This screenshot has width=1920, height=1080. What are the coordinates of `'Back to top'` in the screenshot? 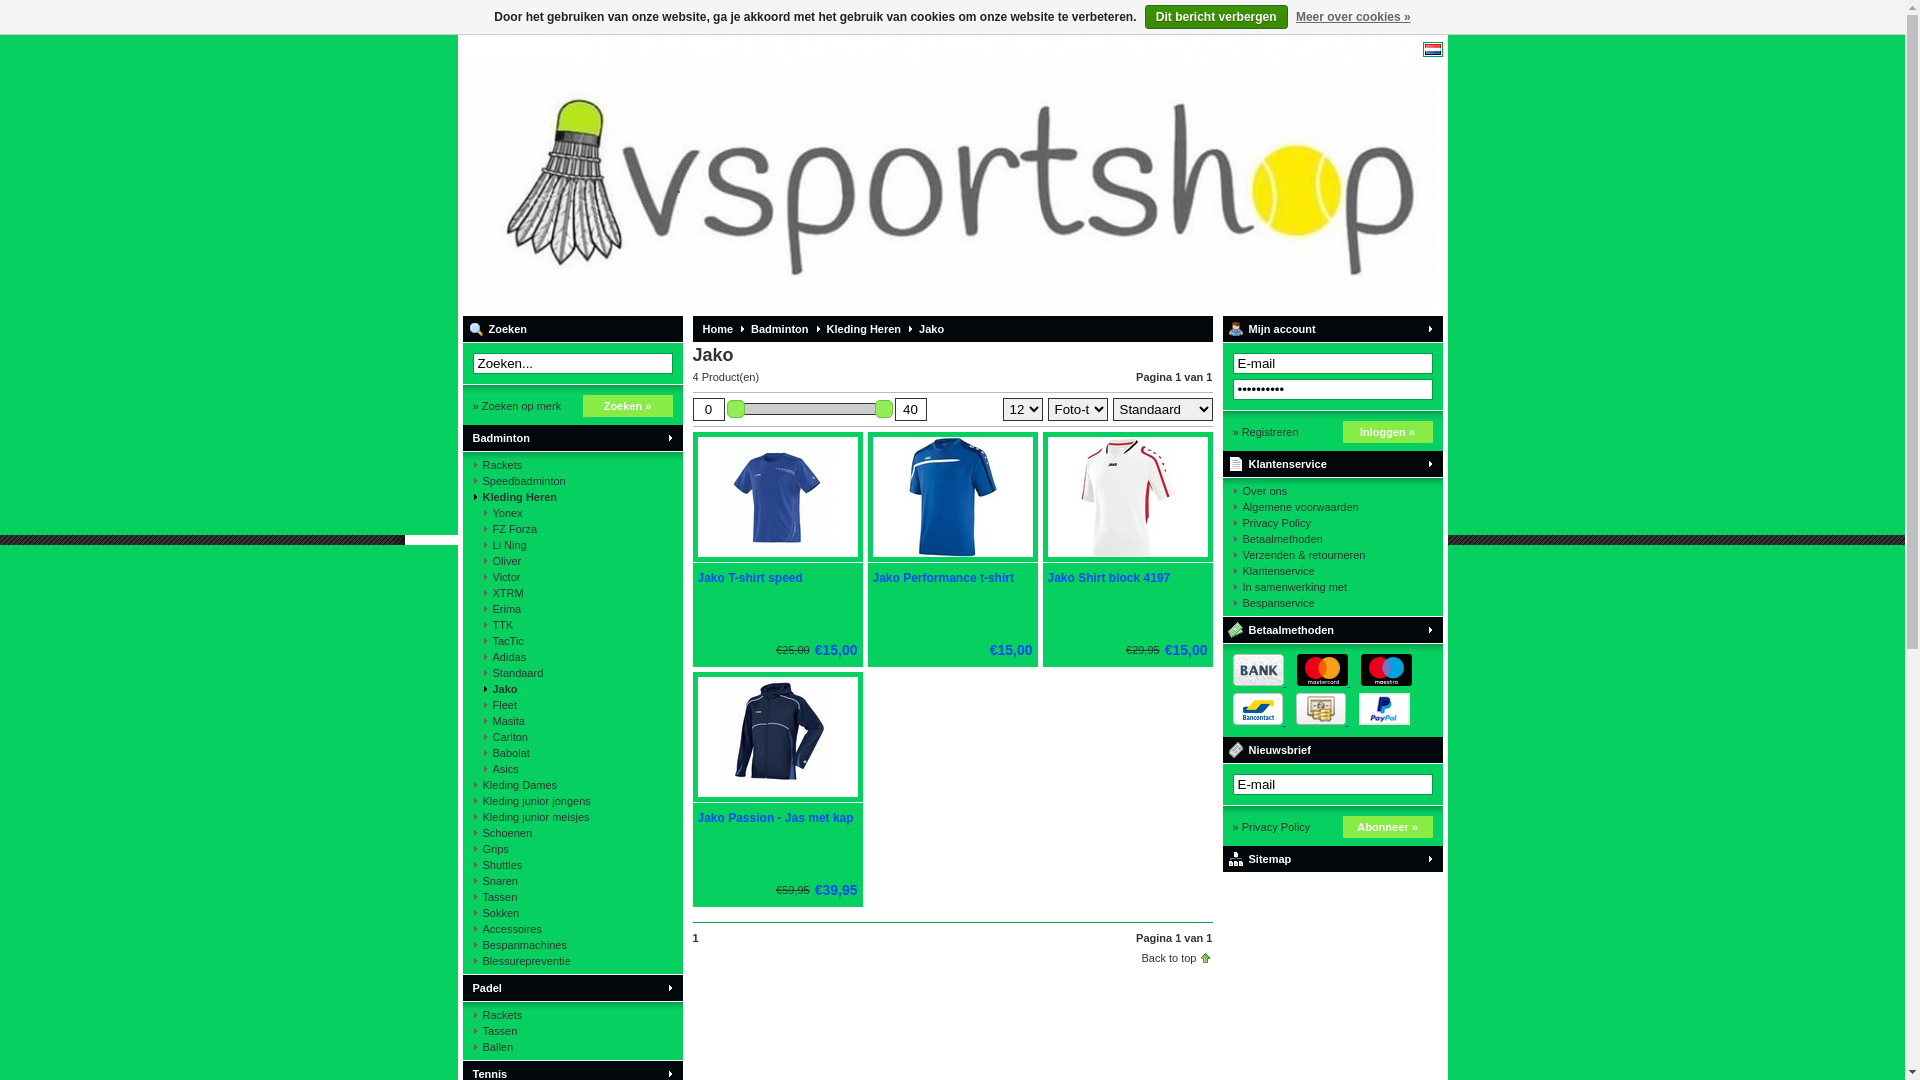 It's located at (1141, 956).